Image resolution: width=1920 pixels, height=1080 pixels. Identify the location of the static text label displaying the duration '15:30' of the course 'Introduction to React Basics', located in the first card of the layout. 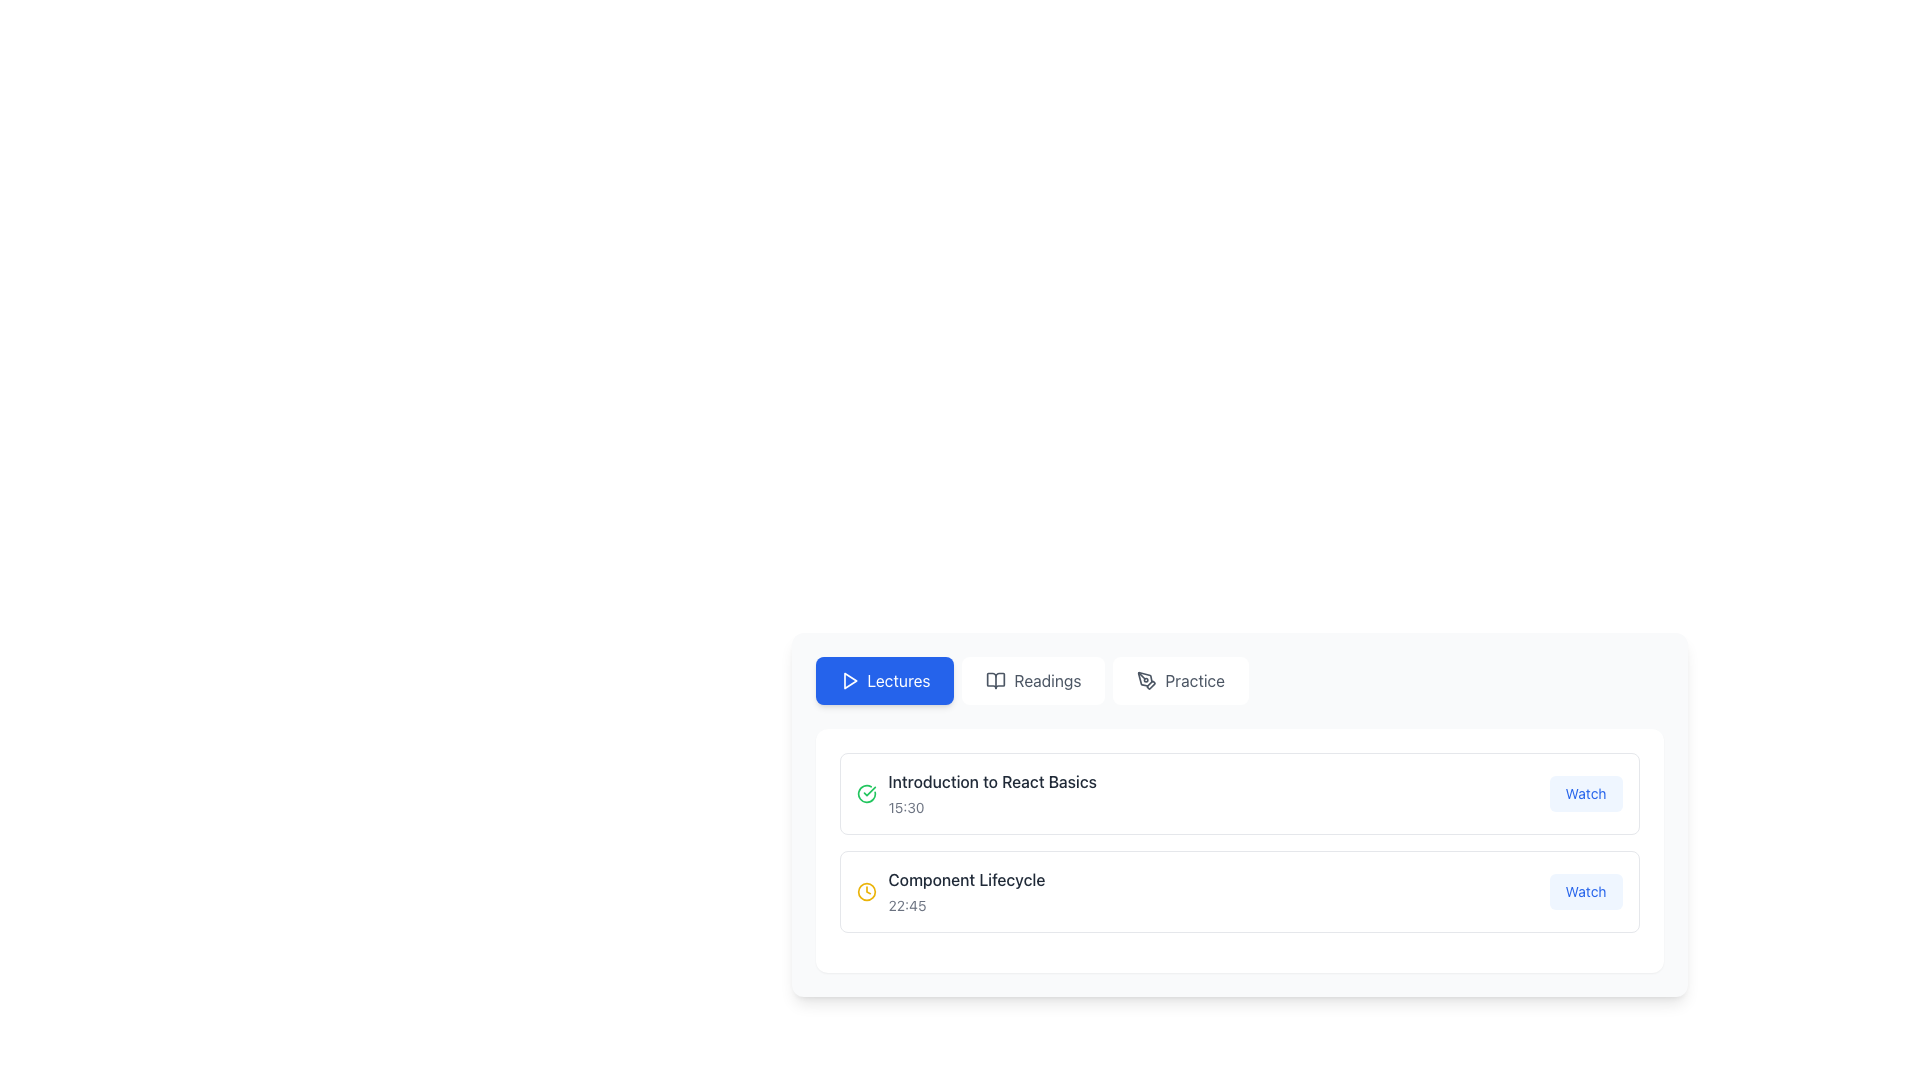
(905, 806).